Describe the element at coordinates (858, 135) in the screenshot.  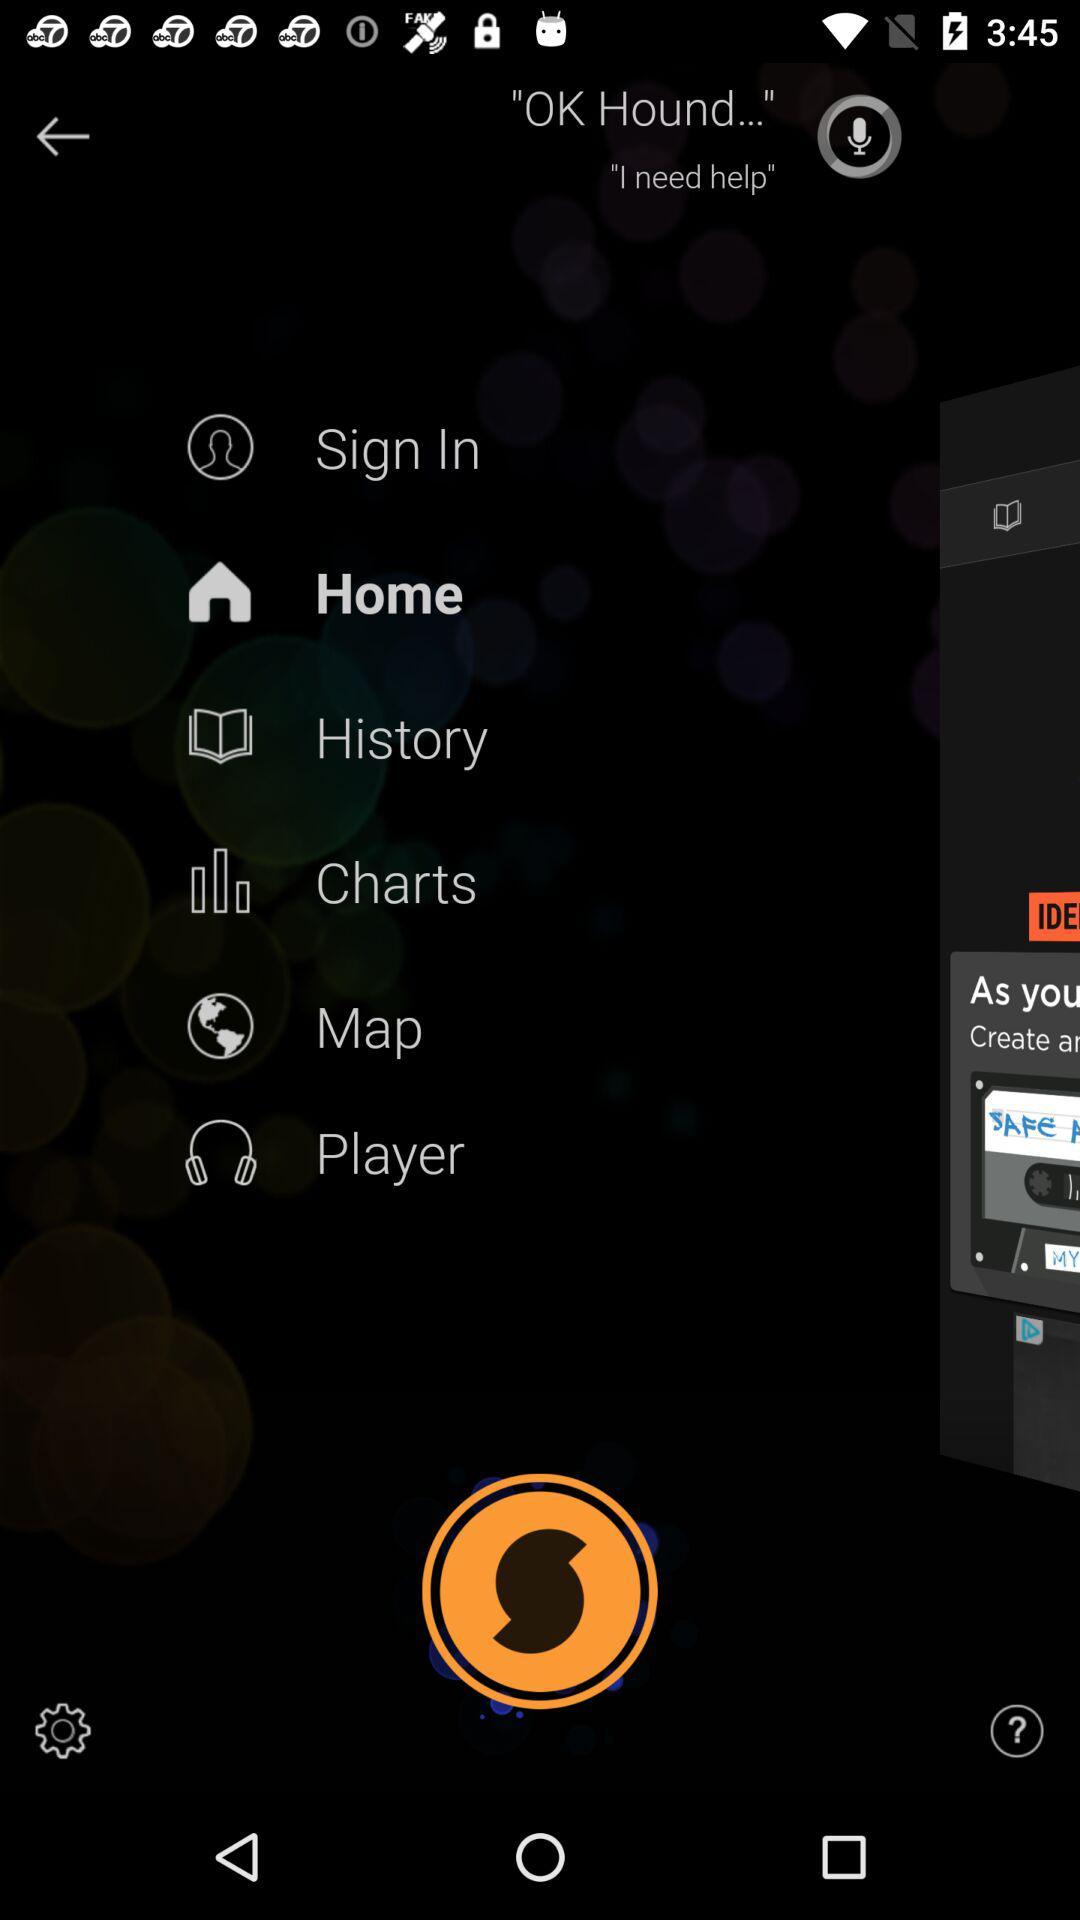
I see `the microphone icon` at that location.